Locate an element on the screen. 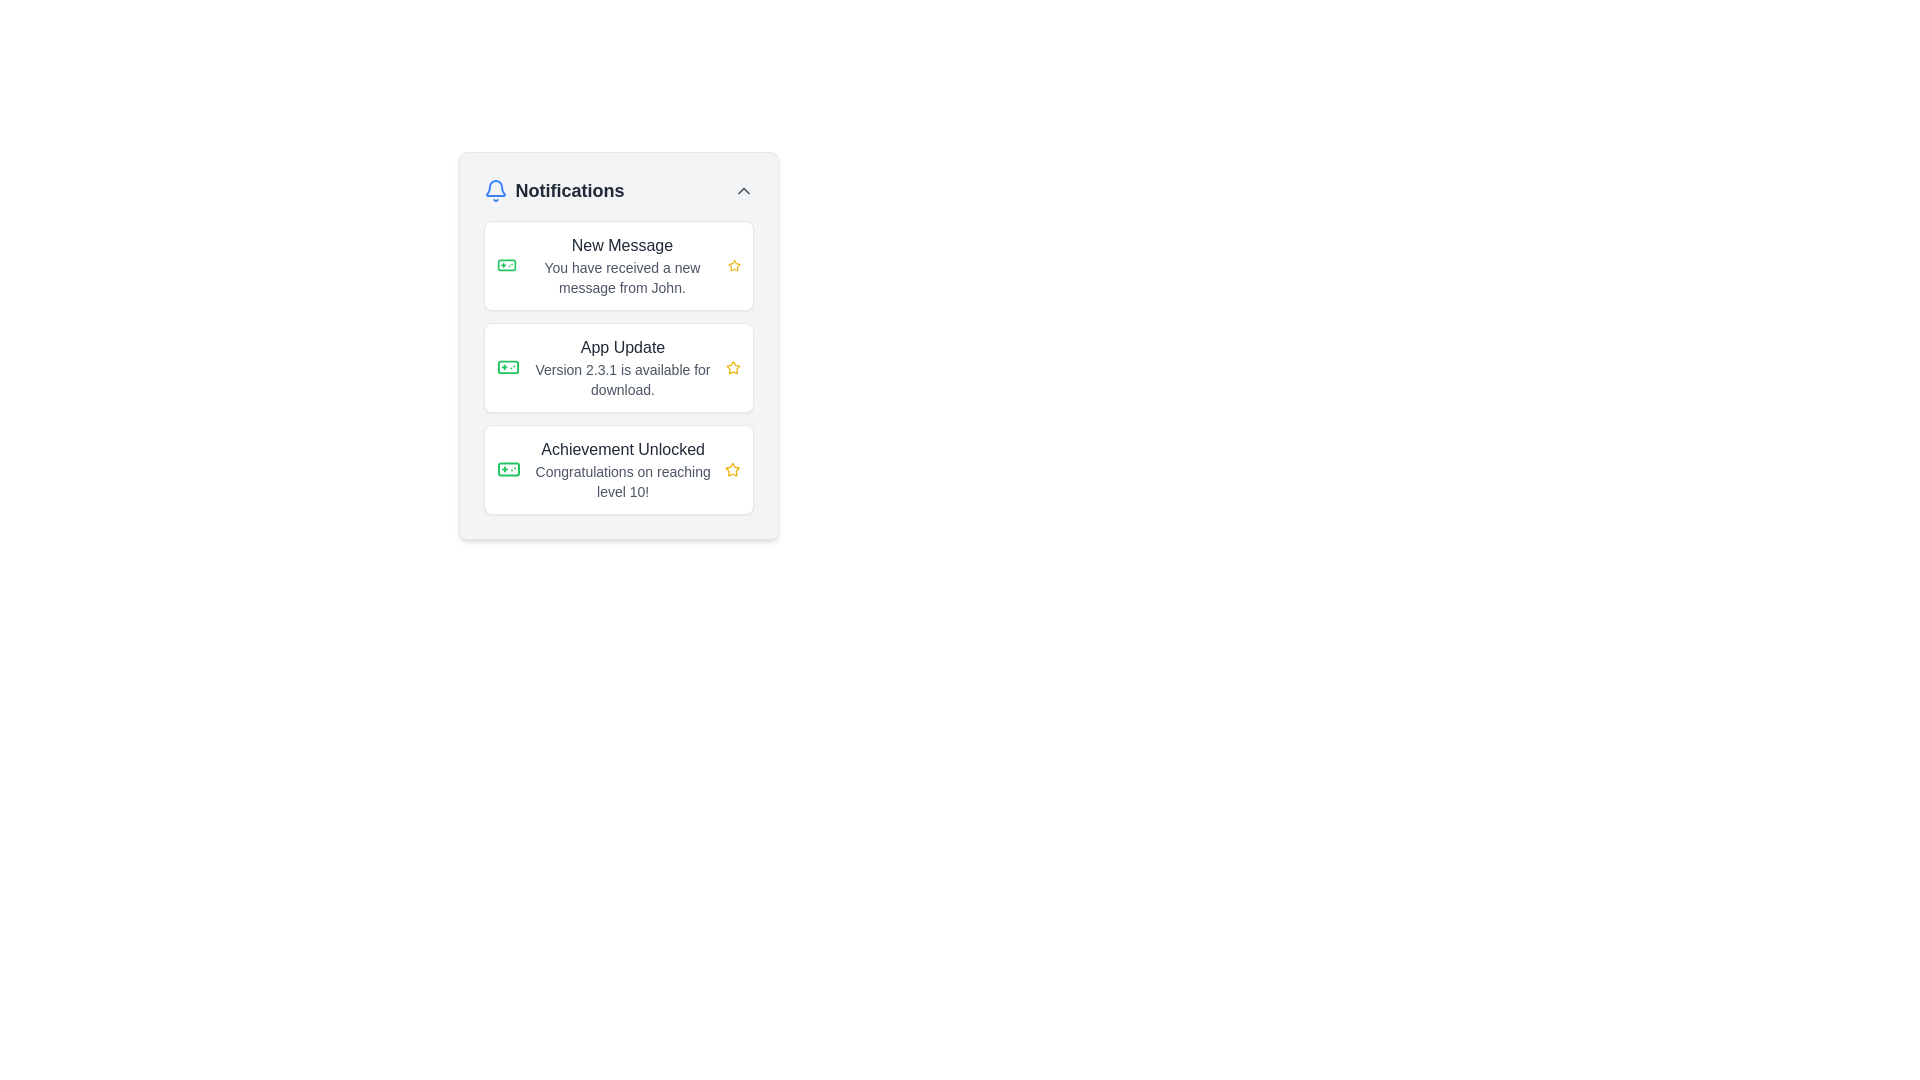 This screenshot has height=1080, width=1920. the header element that contains a blue bell icon and the text 'Notifications' positioned at the top of the notification panel is located at coordinates (553, 191).